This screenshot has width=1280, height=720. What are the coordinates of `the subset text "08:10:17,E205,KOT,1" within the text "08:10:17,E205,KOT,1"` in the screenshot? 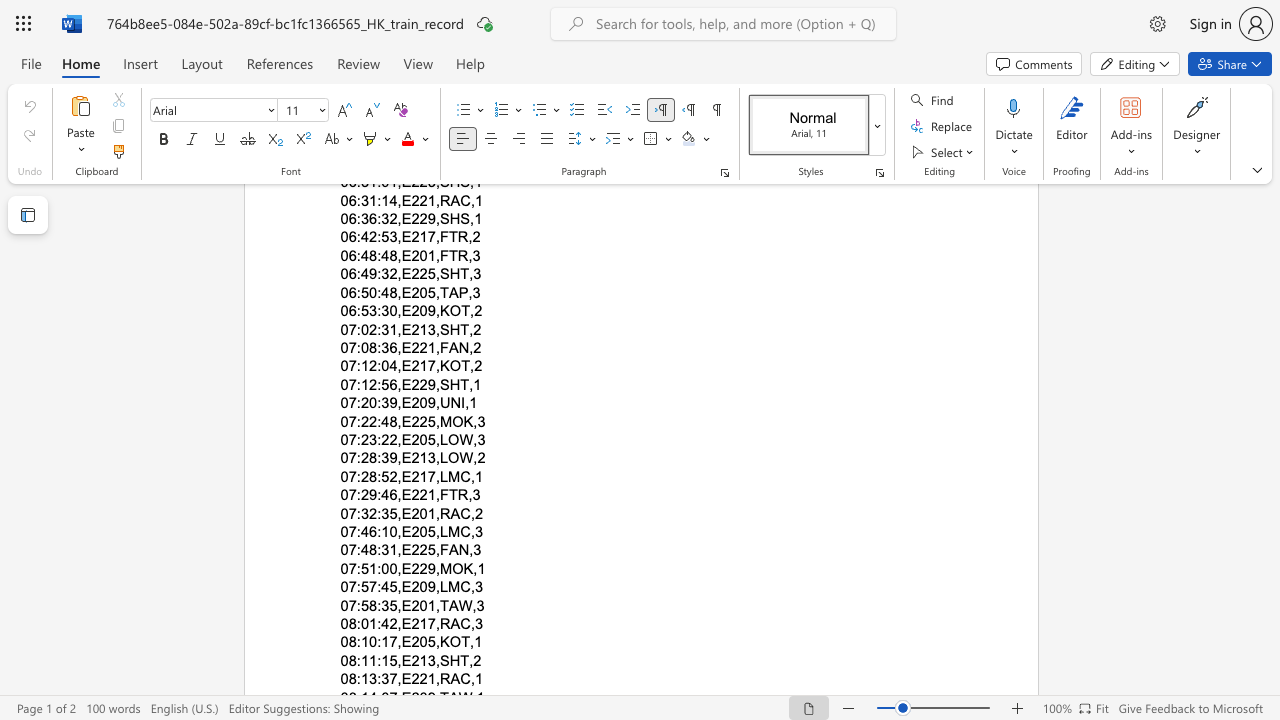 It's located at (340, 642).